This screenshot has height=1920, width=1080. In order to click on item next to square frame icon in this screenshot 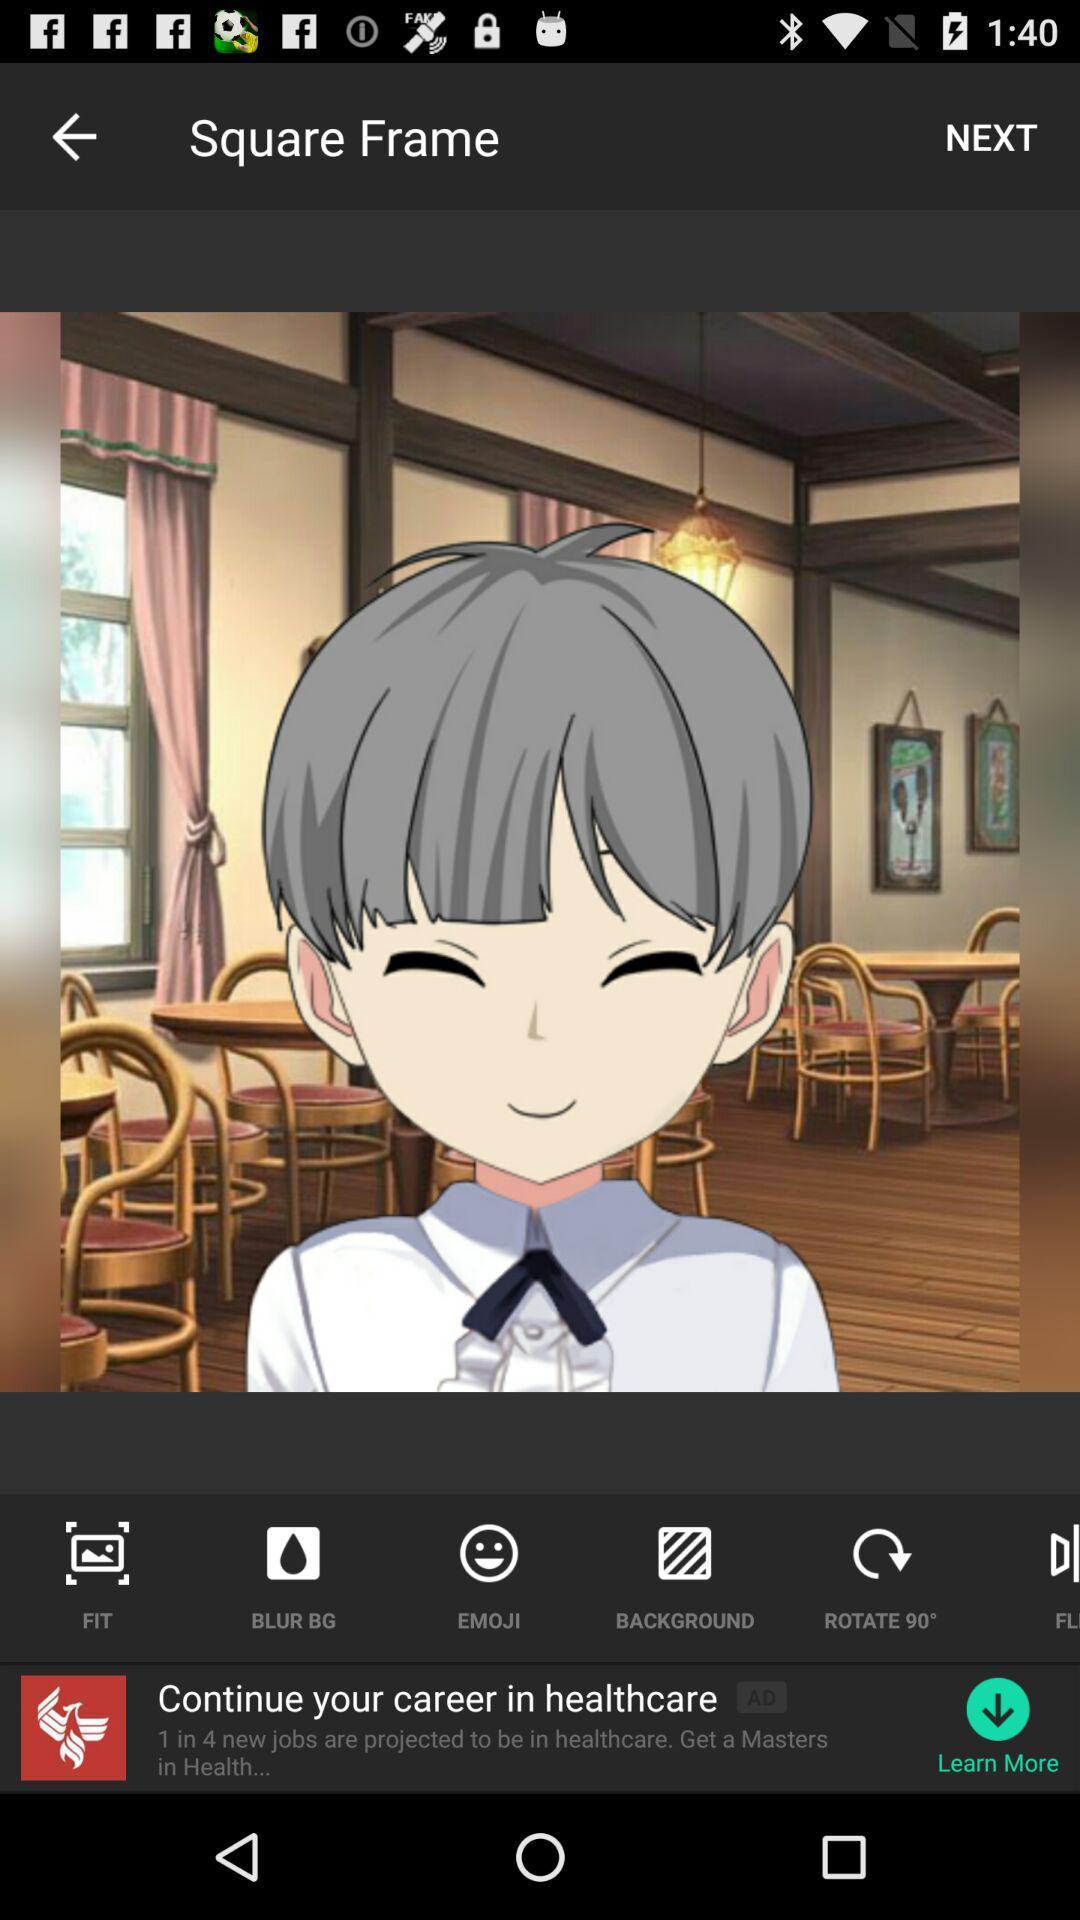, I will do `click(72, 135)`.